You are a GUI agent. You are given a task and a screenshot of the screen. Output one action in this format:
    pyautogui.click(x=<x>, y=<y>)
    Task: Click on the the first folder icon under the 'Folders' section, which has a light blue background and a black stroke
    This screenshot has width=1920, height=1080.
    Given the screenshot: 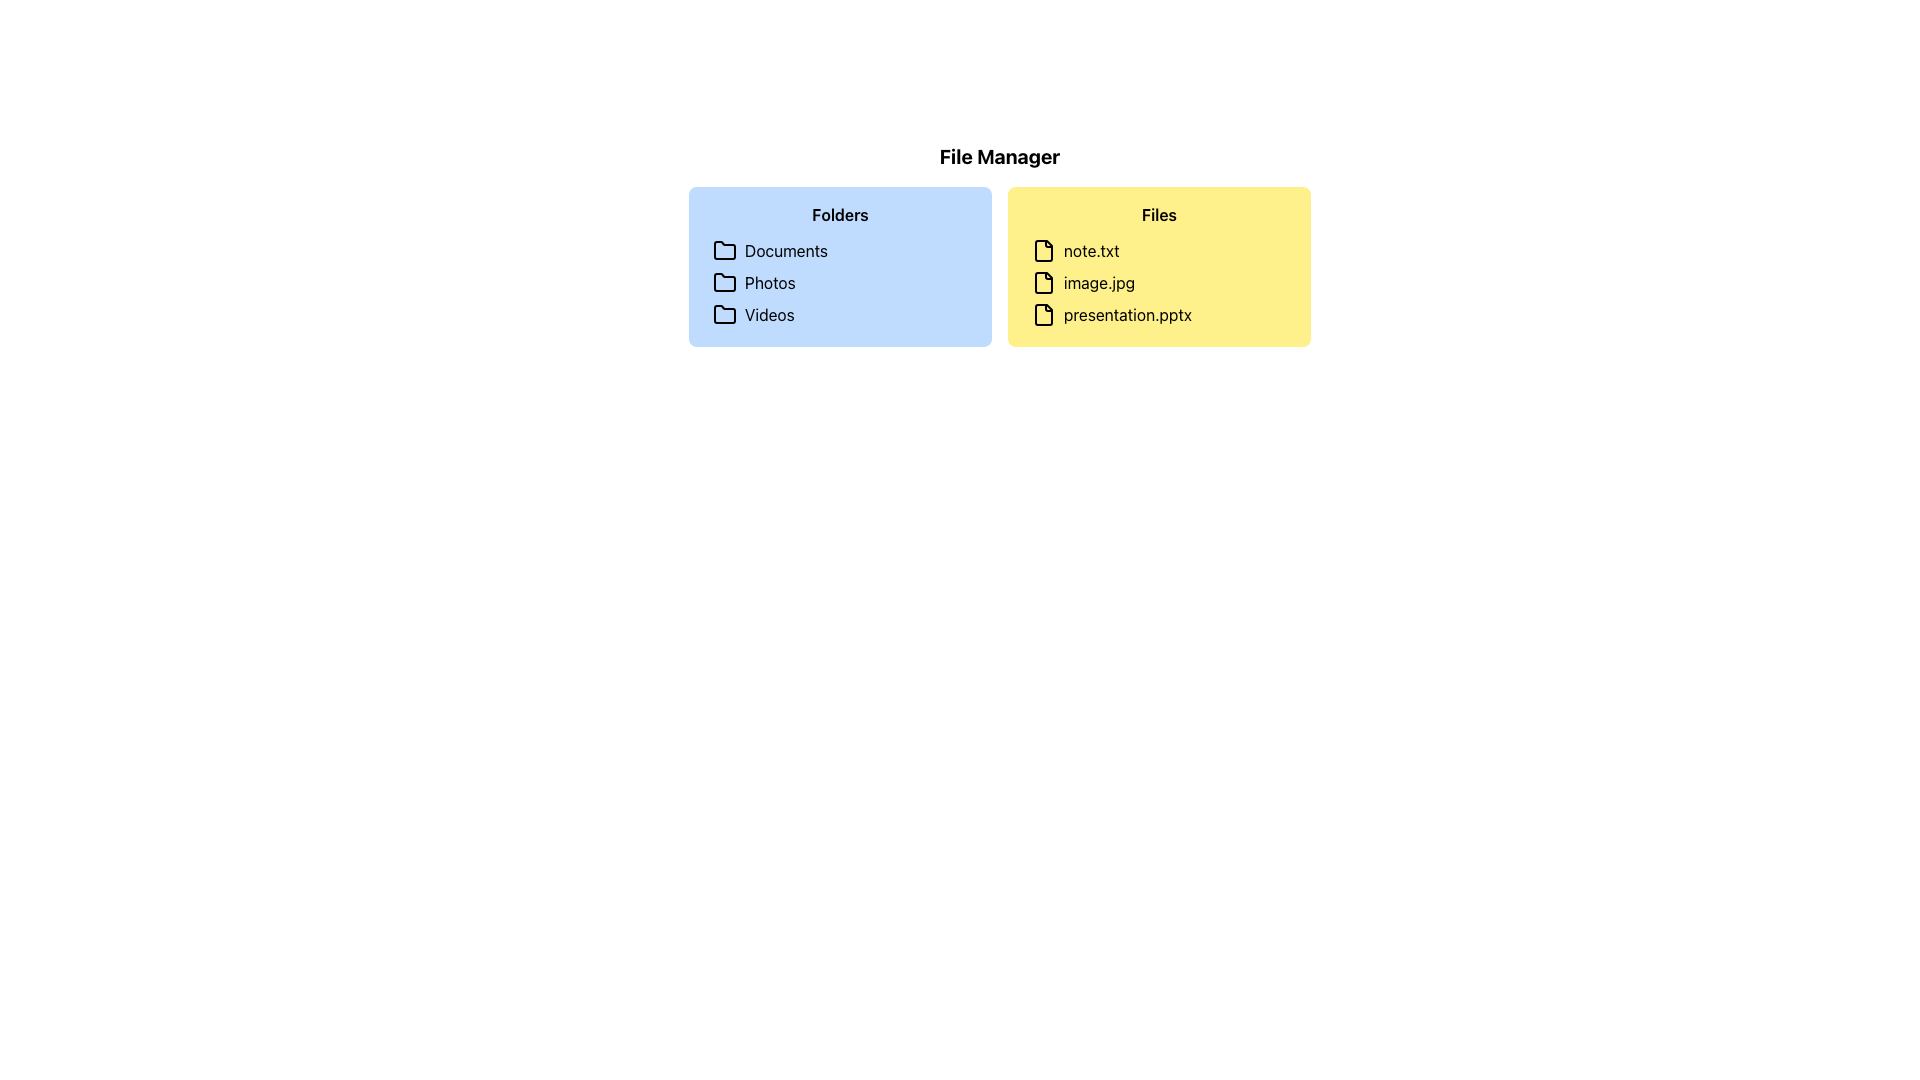 What is the action you would take?
    pyautogui.click(x=723, y=249)
    